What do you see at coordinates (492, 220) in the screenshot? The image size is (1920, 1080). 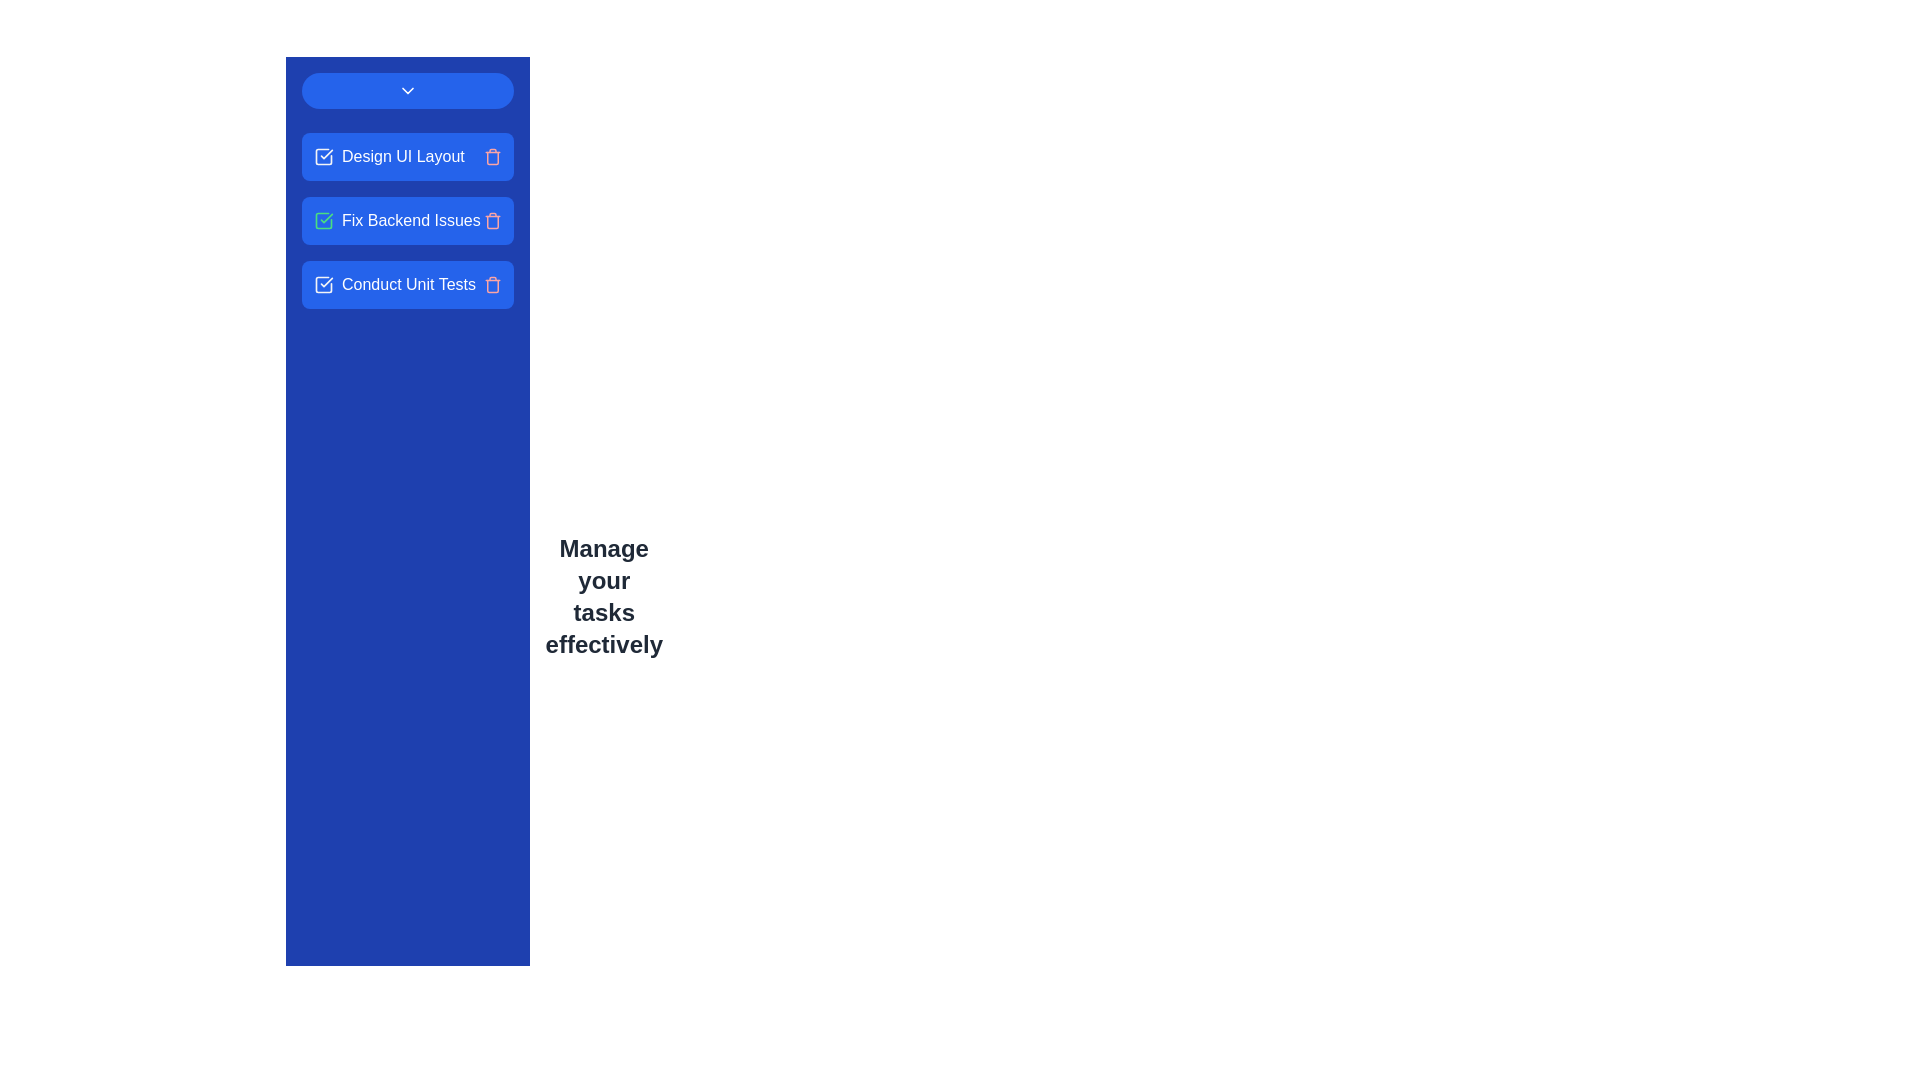 I see `the delete button located on the right-hand side of the 'Fix Backend Issues' entry` at bounding box center [492, 220].